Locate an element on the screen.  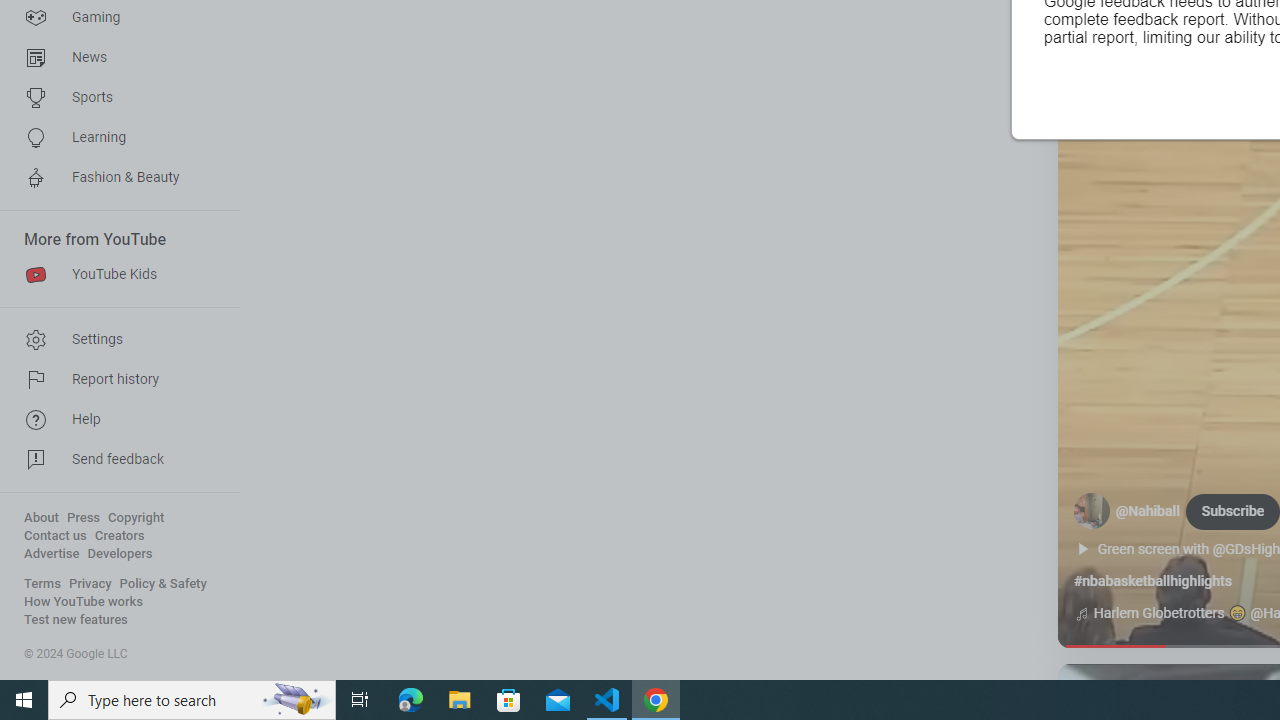
'How YouTube works' is located at coordinates (82, 601).